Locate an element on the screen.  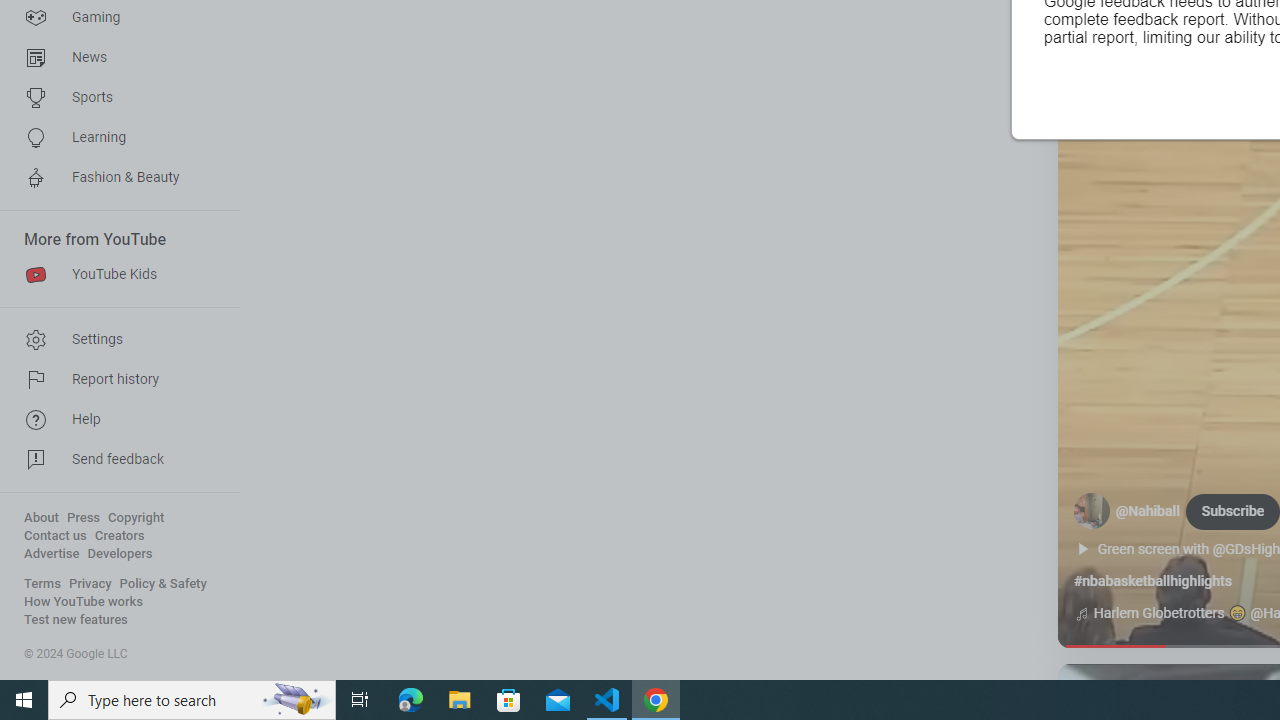
'How YouTube works' is located at coordinates (82, 601).